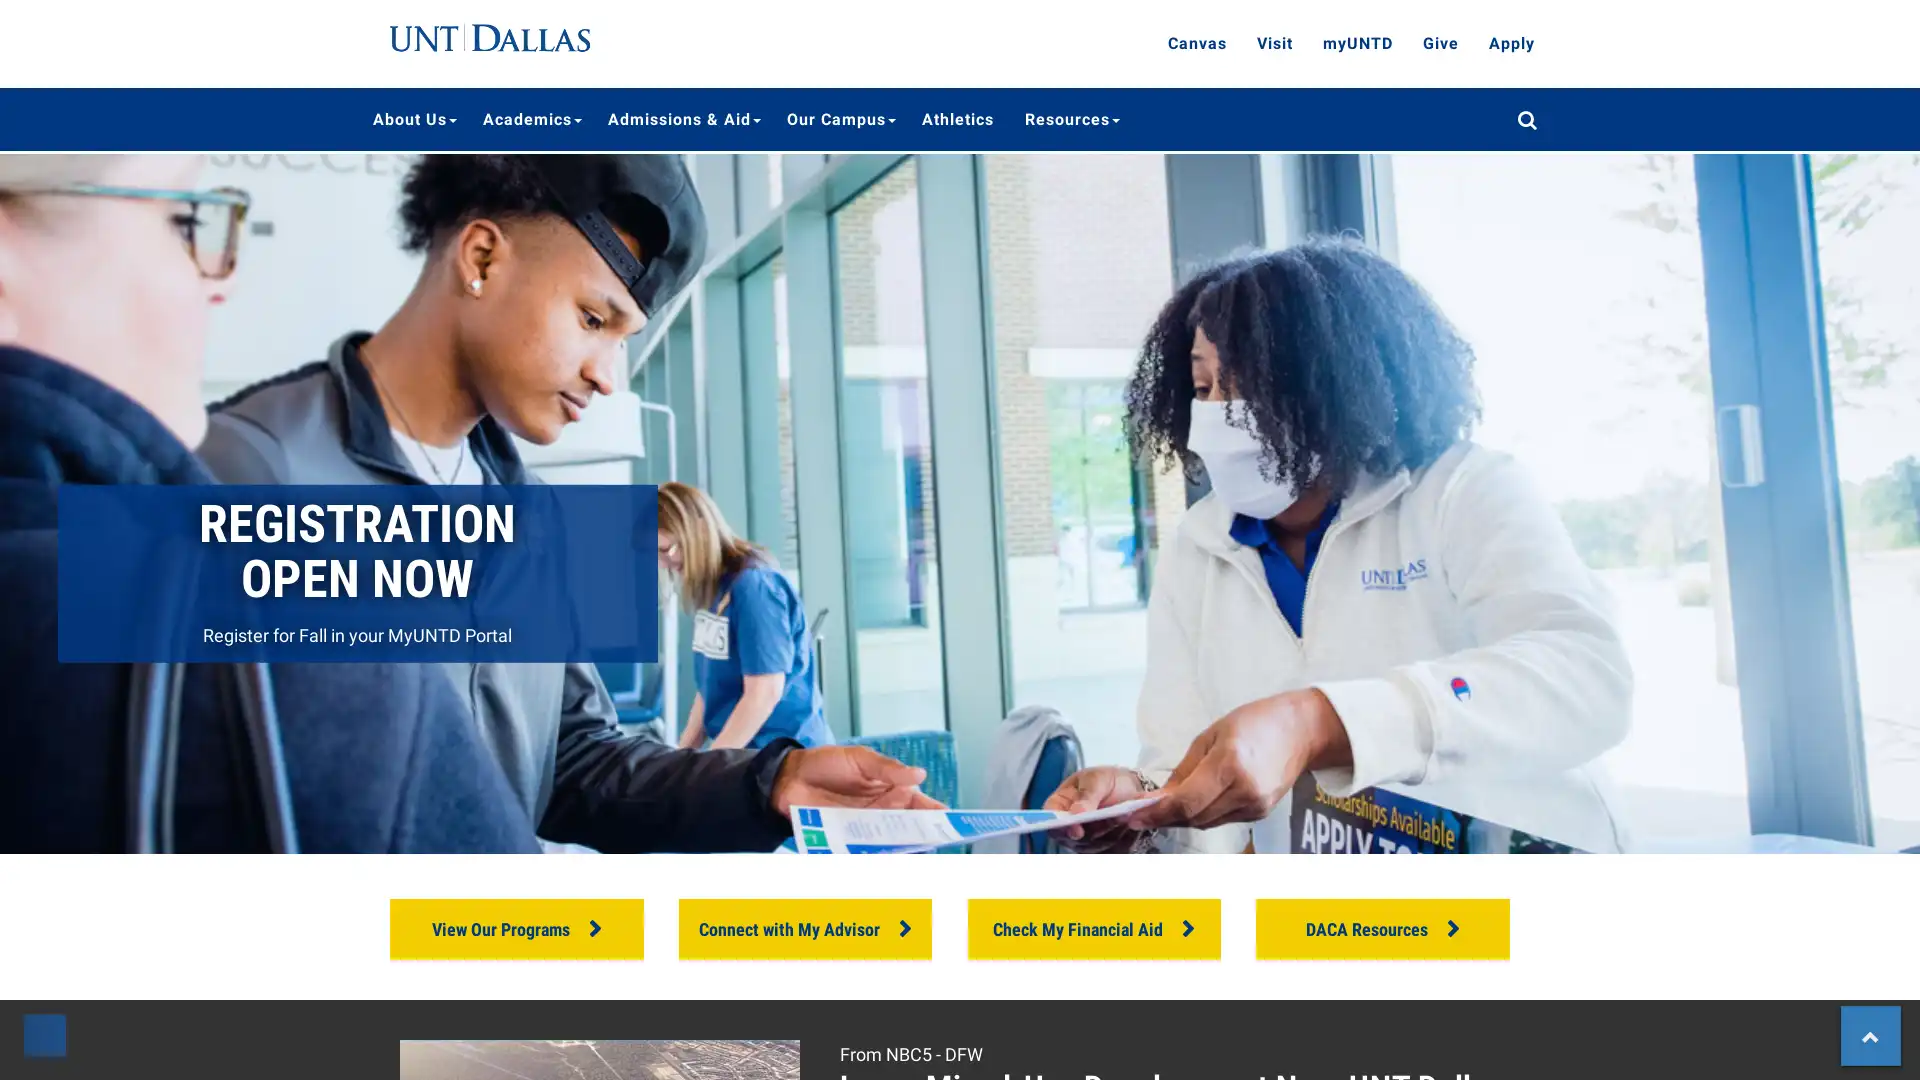  Describe the element at coordinates (1869, 1035) in the screenshot. I see `BACK TO TOP` at that location.